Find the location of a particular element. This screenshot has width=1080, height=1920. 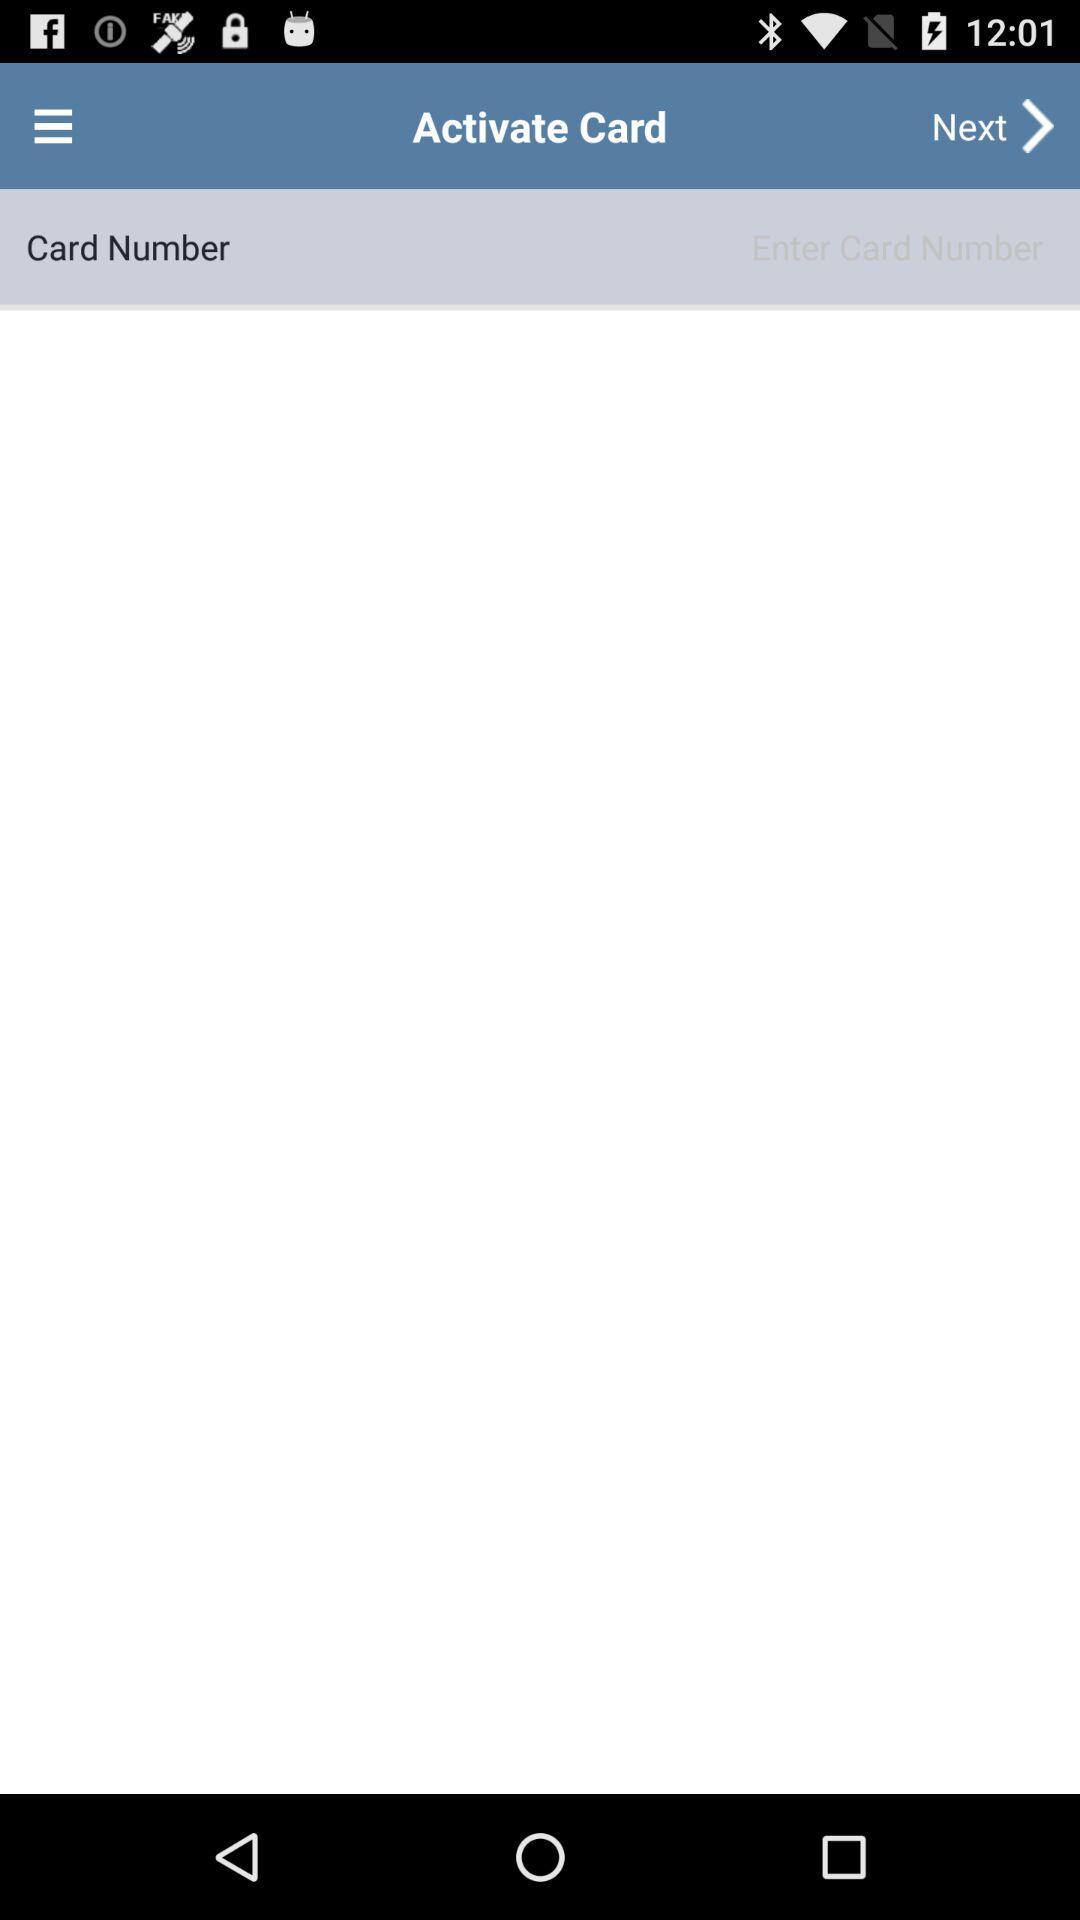

open menu is located at coordinates (52, 124).